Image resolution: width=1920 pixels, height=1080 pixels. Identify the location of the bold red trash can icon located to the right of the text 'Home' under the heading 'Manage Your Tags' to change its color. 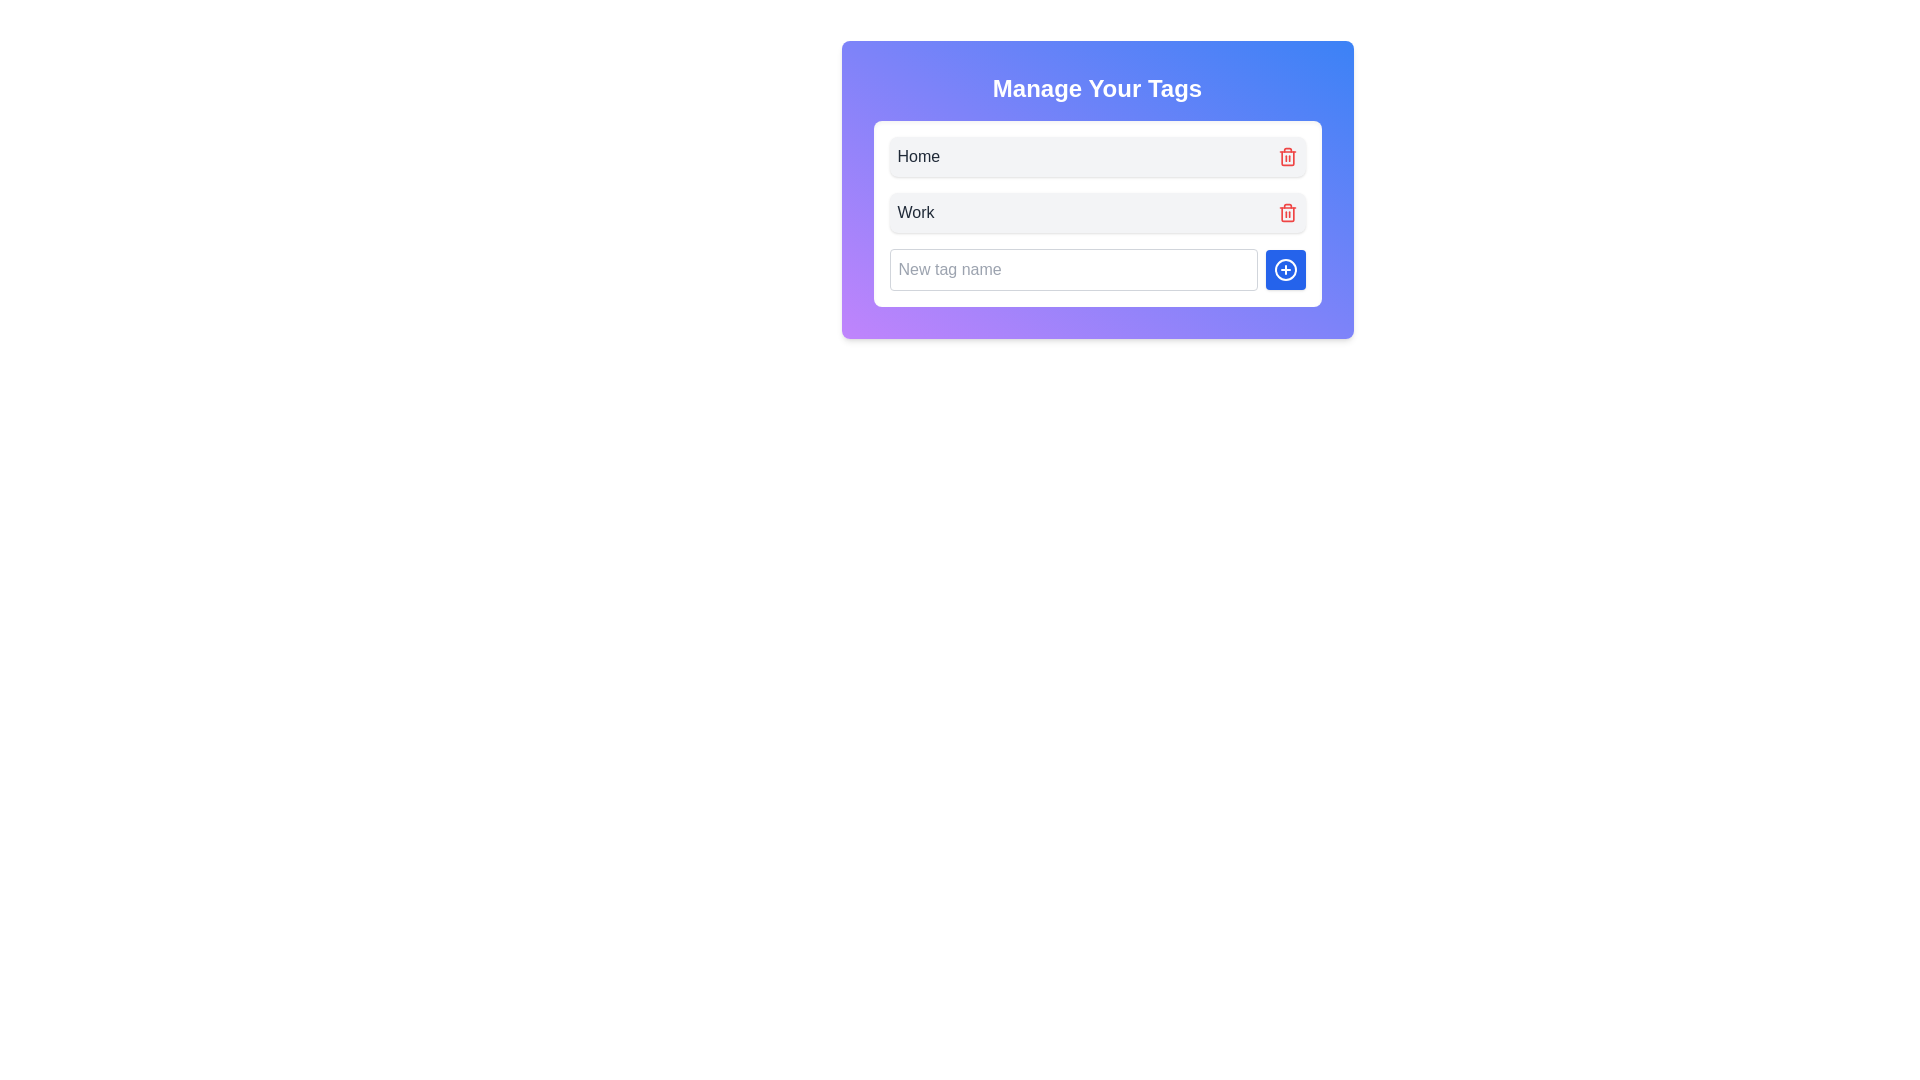
(1287, 156).